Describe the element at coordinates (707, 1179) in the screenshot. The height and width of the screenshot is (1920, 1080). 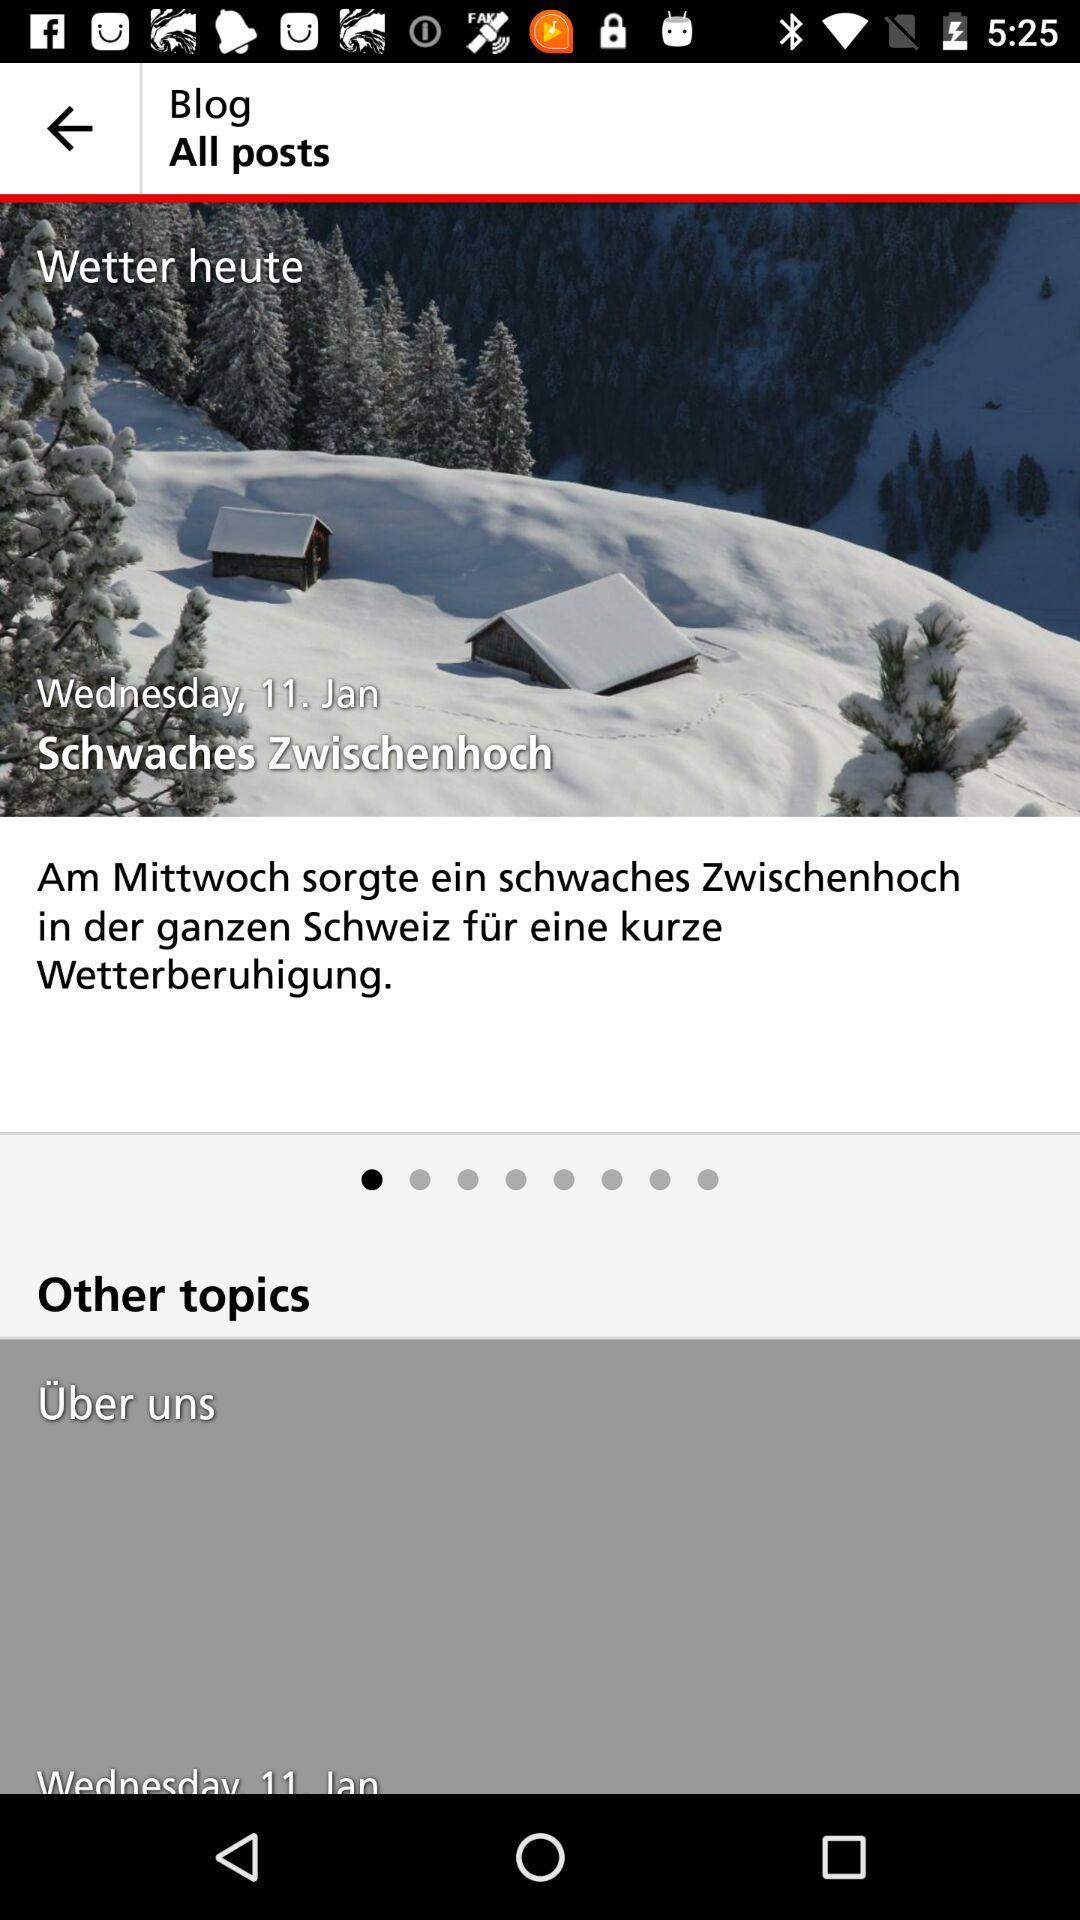
I see `icon below the am mittwoch sorgte icon` at that location.